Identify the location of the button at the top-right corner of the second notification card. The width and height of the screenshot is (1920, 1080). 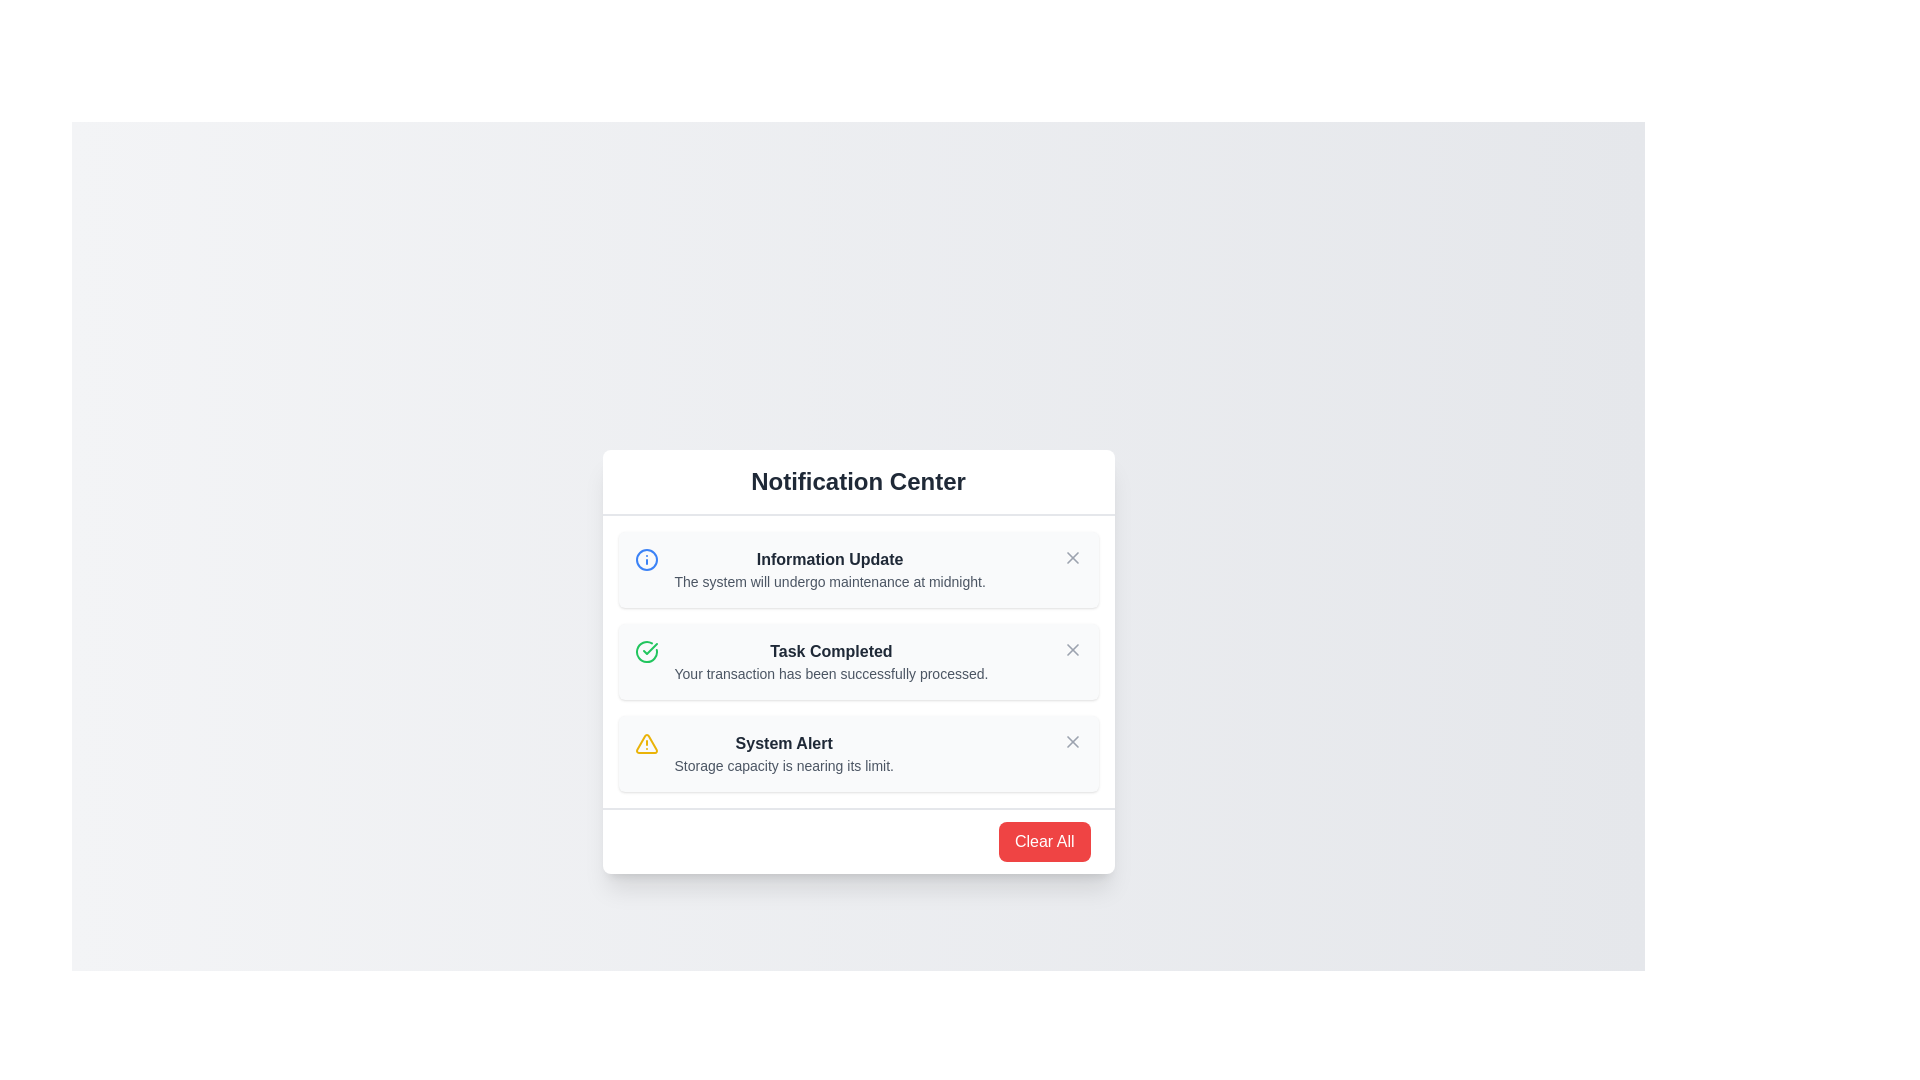
(1071, 650).